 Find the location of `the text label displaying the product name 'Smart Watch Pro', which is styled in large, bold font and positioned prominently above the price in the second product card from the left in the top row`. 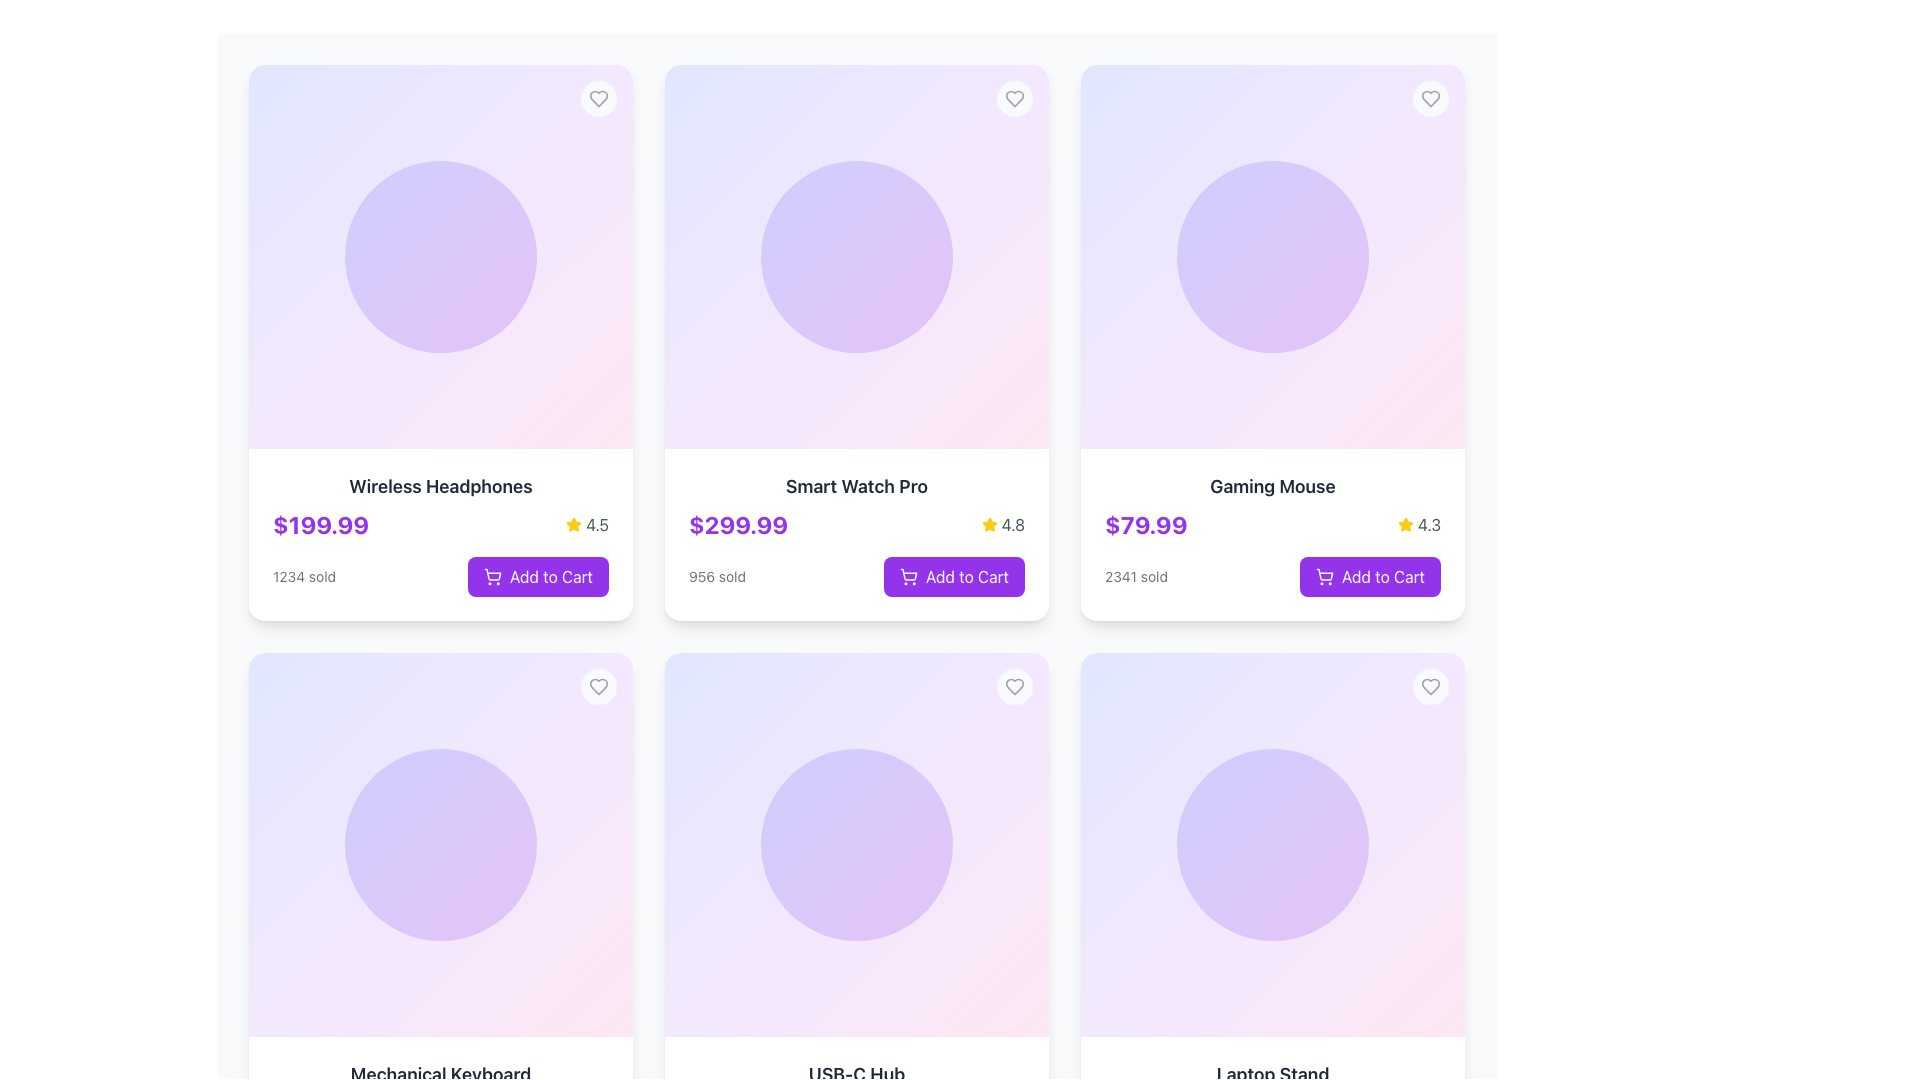

the text label displaying the product name 'Smart Watch Pro', which is styled in large, bold font and positioned prominently above the price in the second product card from the left in the top row is located at coordinates (857, 486).